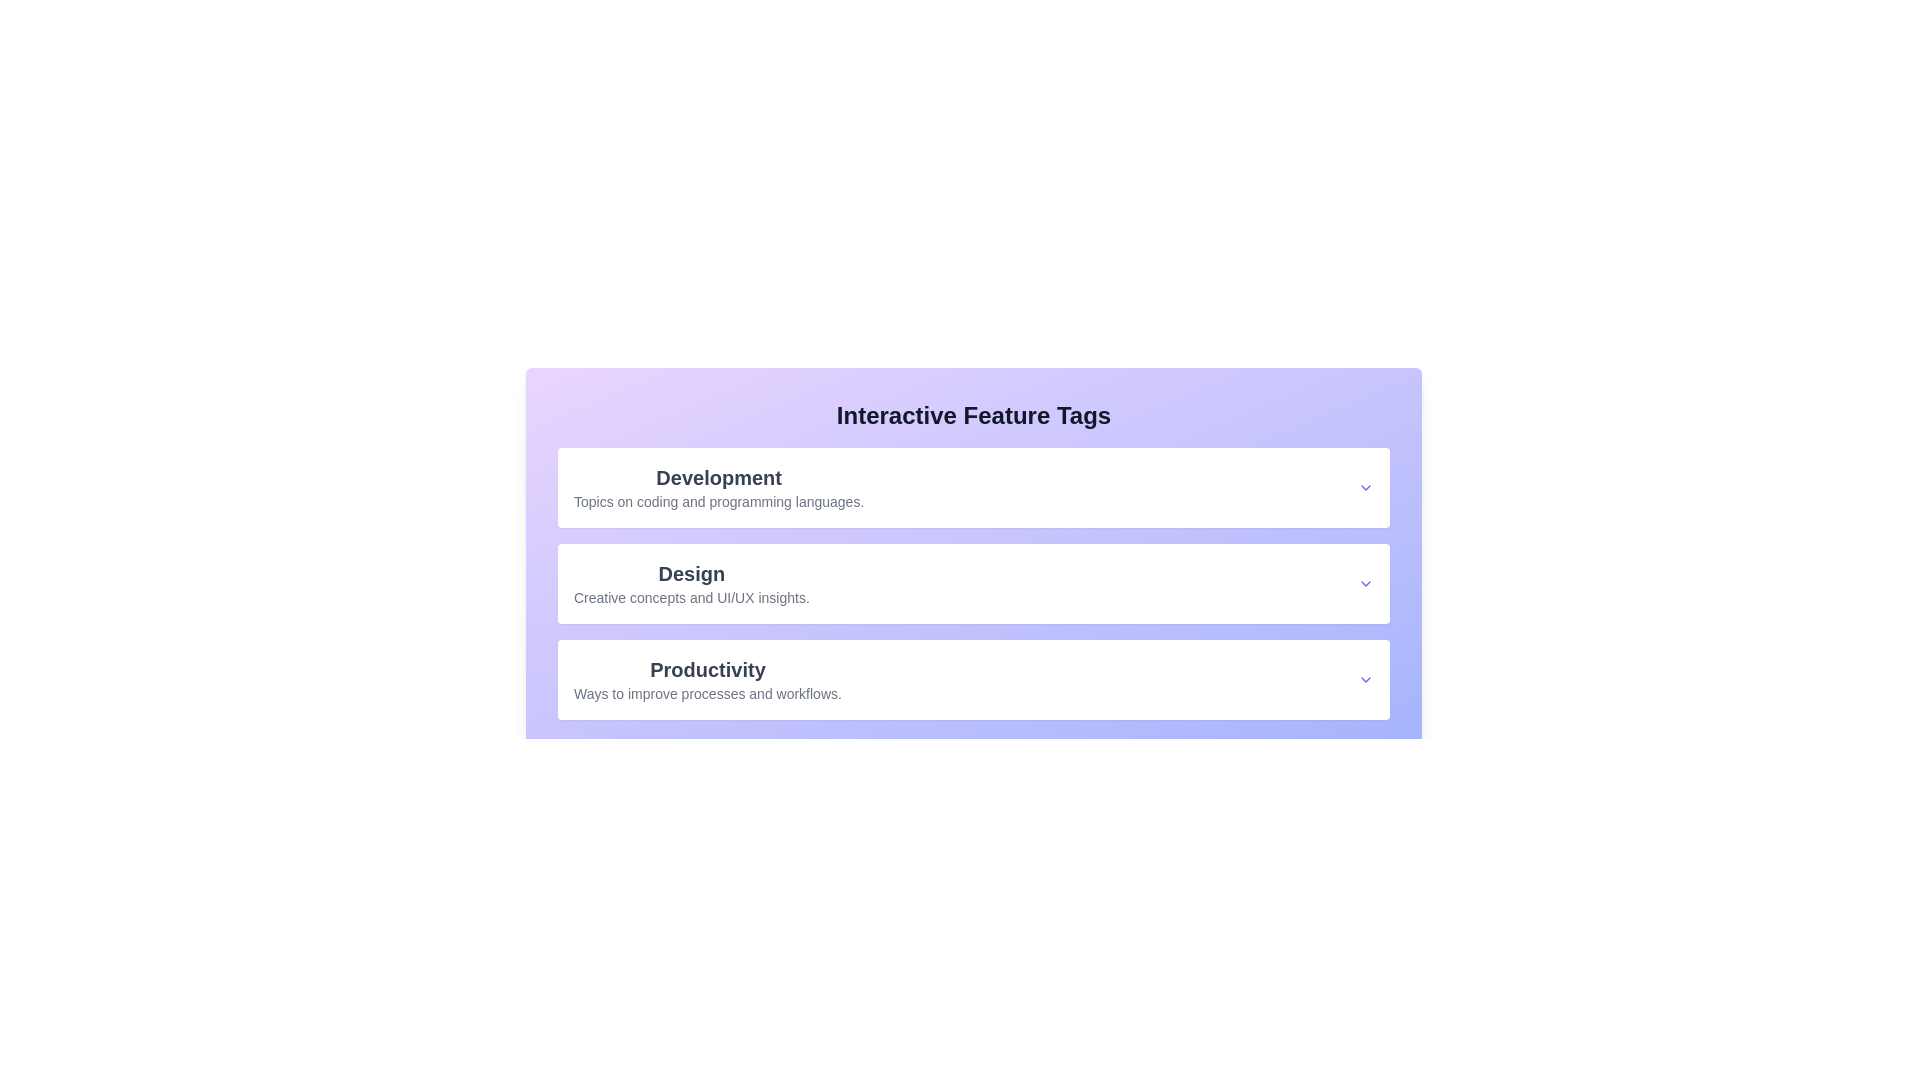  I want to click on the Collapsible section header titled 'Design', so click(974, 583).